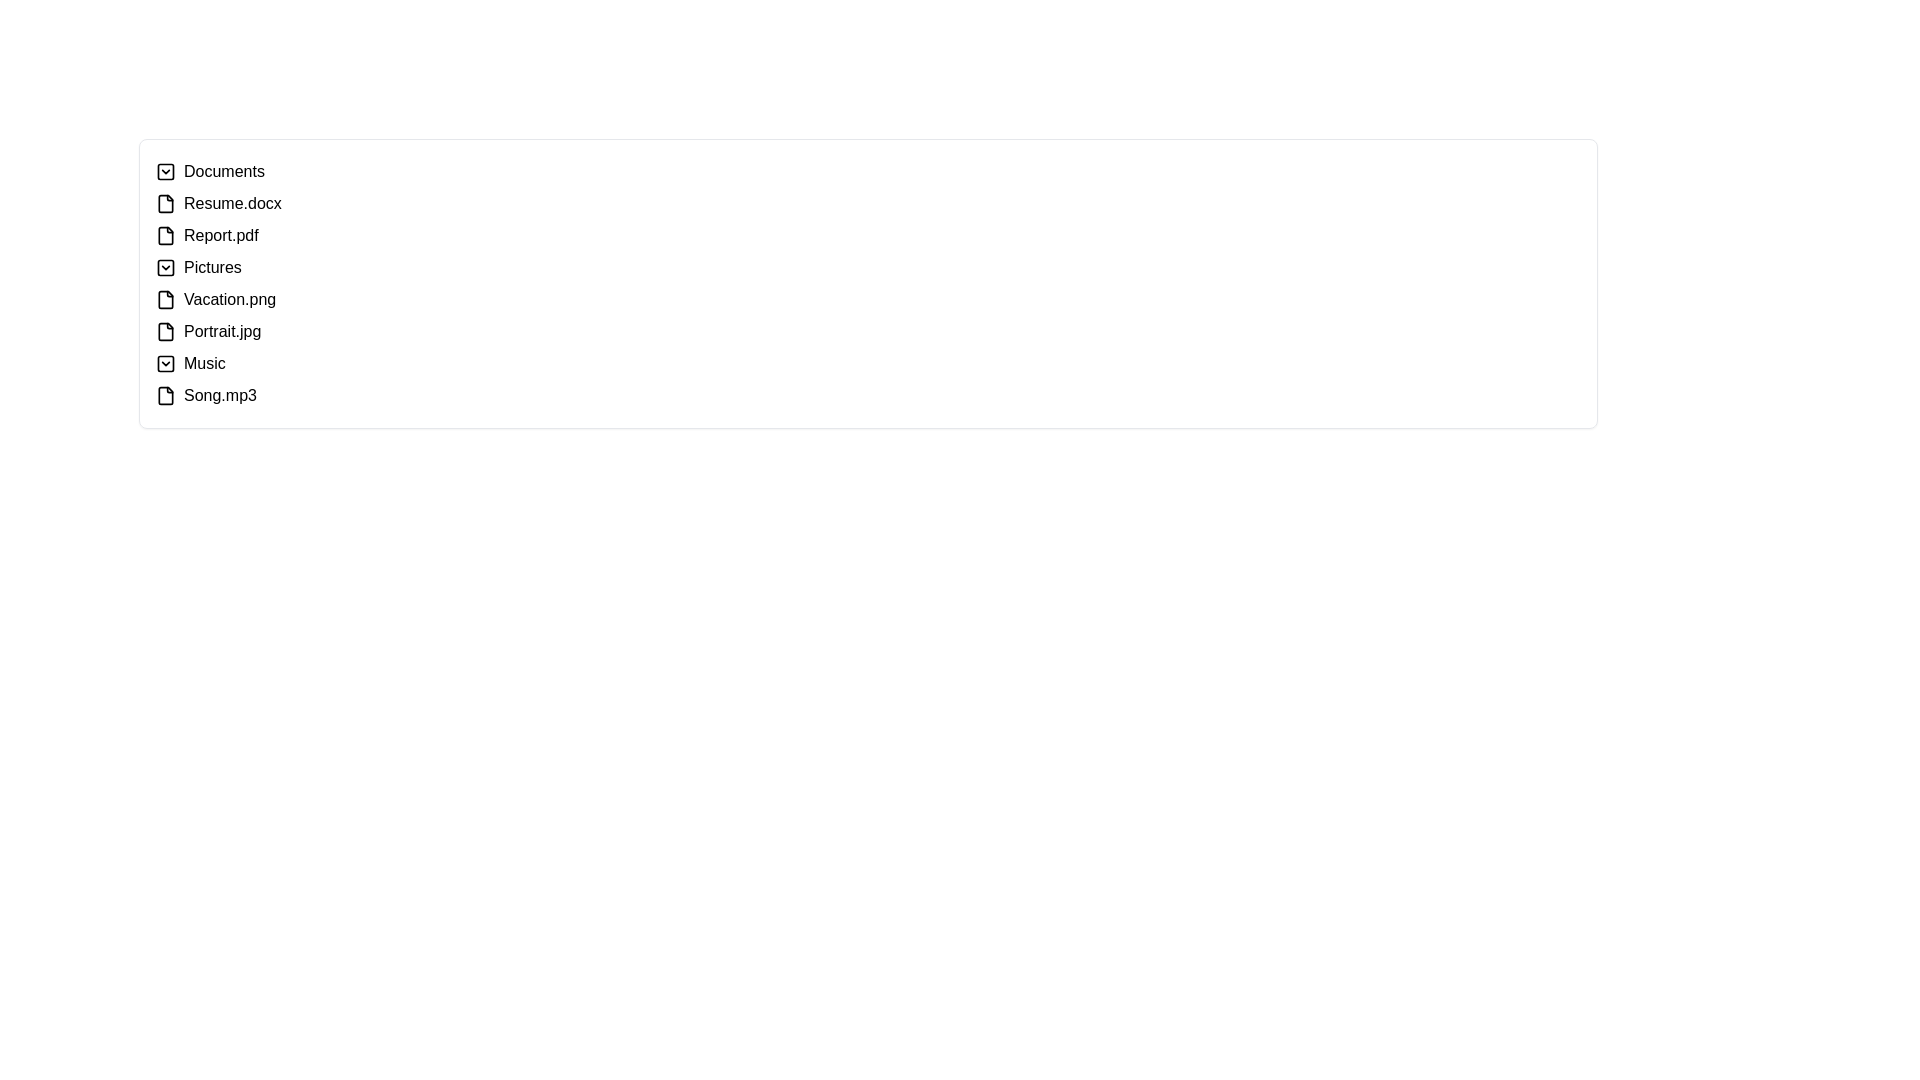 This screenshot has width=1920, height=1080. Describe the element at coordinates (230, 300) in the screenshot. I see `the text label displaying 'Vacation.png'` at that location.